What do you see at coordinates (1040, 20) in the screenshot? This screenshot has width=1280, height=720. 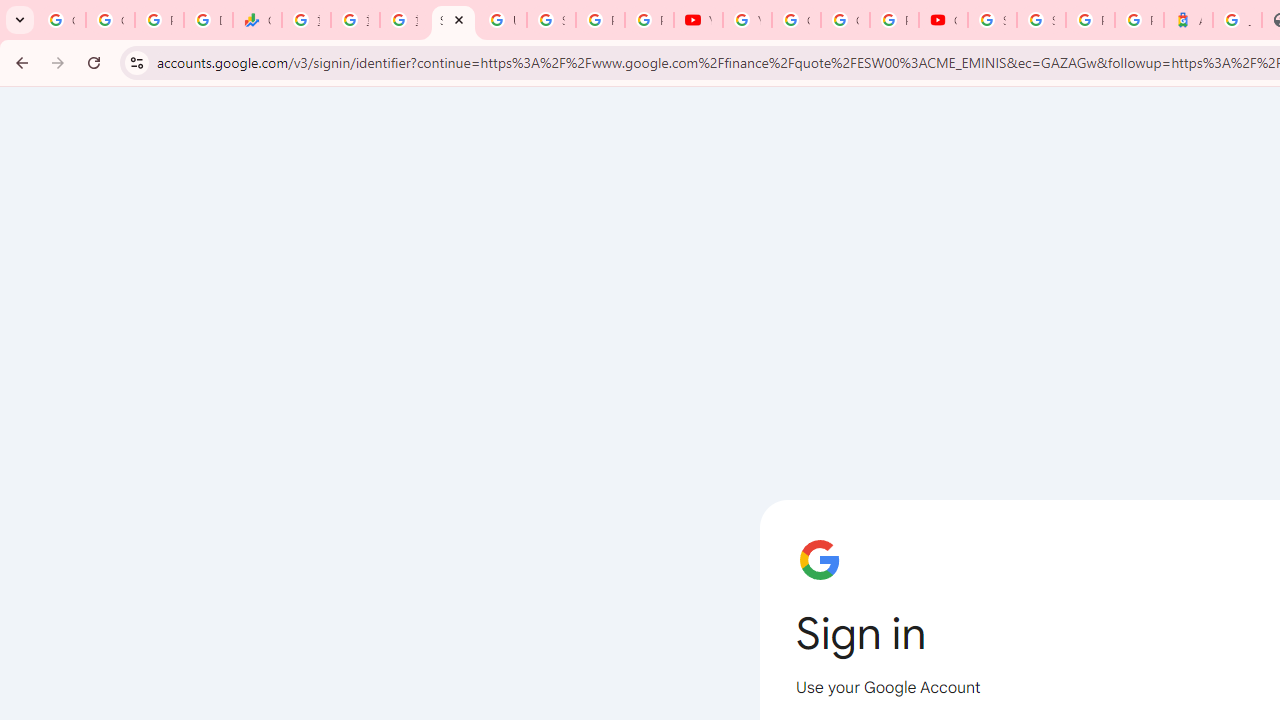 I see `'Sign in - Google Accounts'` at bounding box center [1040, 20].